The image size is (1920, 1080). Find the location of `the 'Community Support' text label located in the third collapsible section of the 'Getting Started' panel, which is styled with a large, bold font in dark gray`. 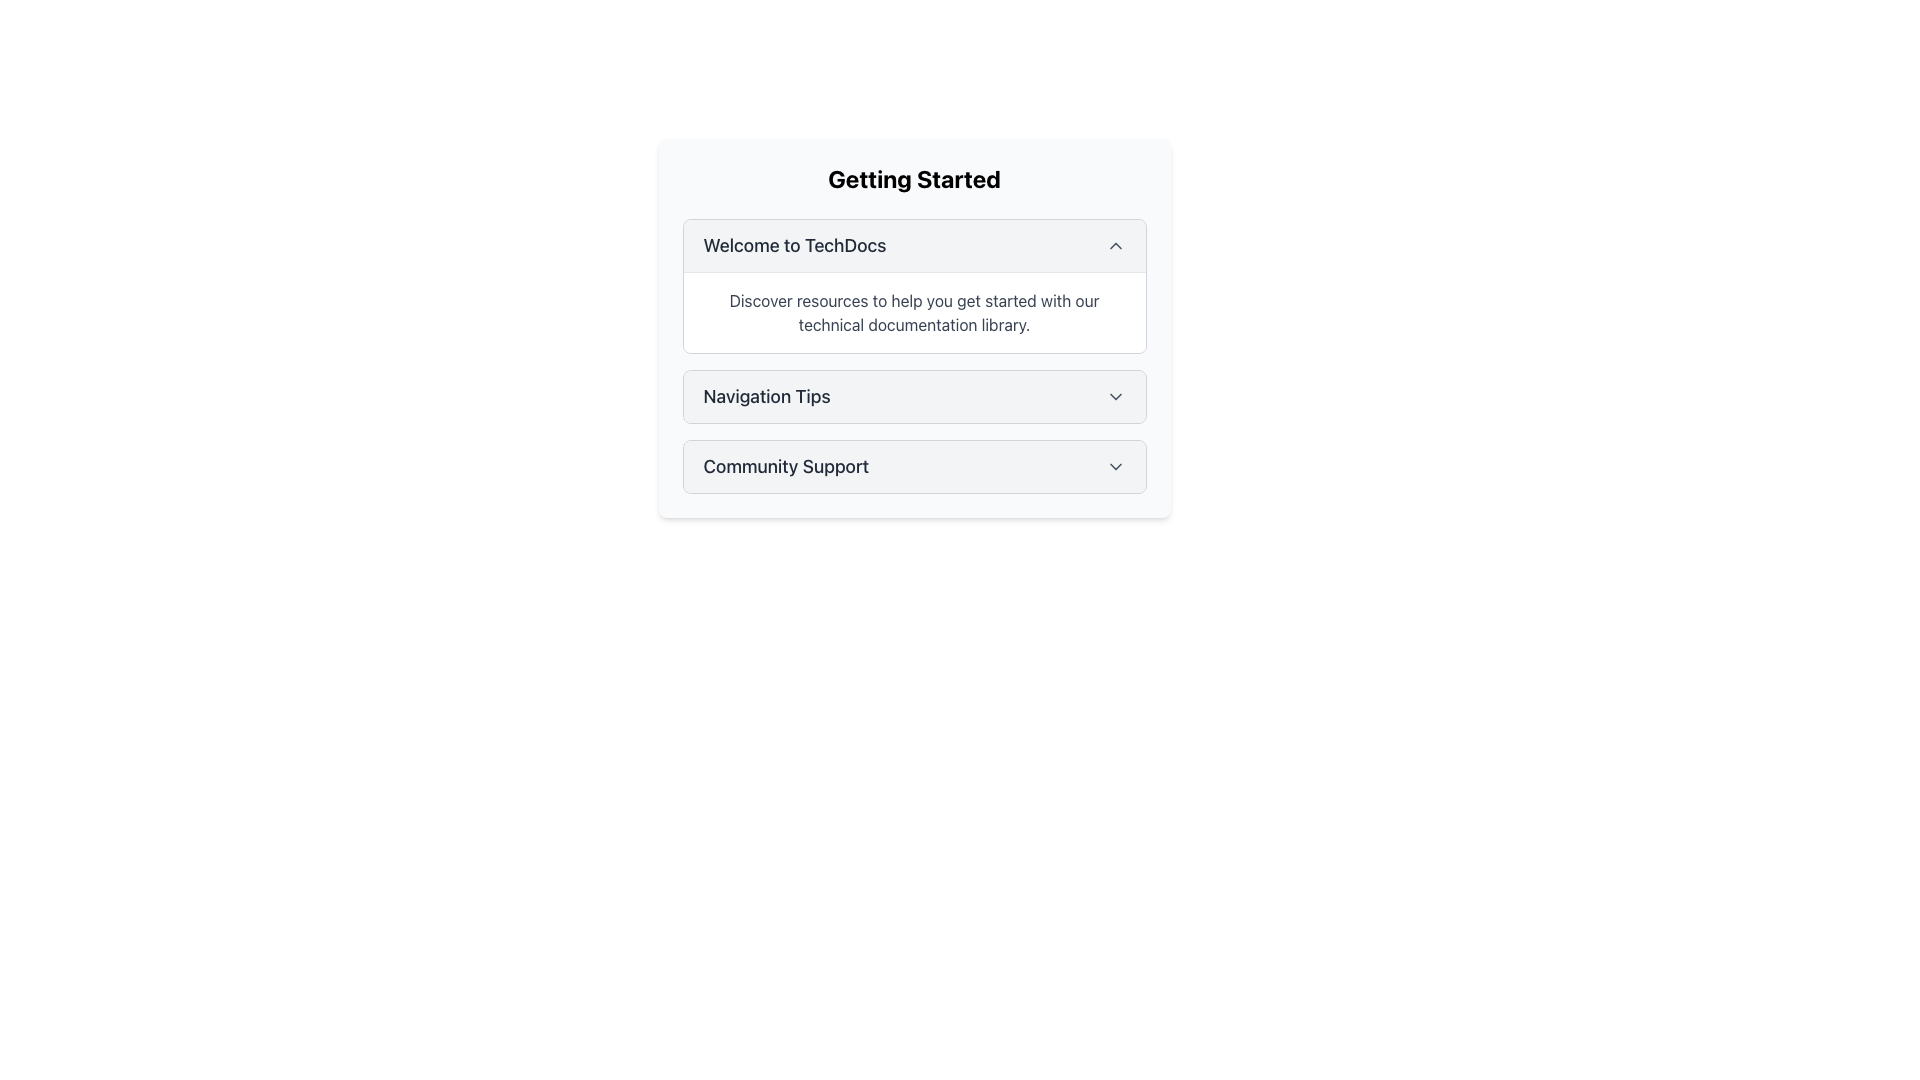

the 'Community Support' text label located in the third collapsible section of the 'Getting Started' panel, which is styled with a large, bold font in dark gray is located at coordinates (785, 466).